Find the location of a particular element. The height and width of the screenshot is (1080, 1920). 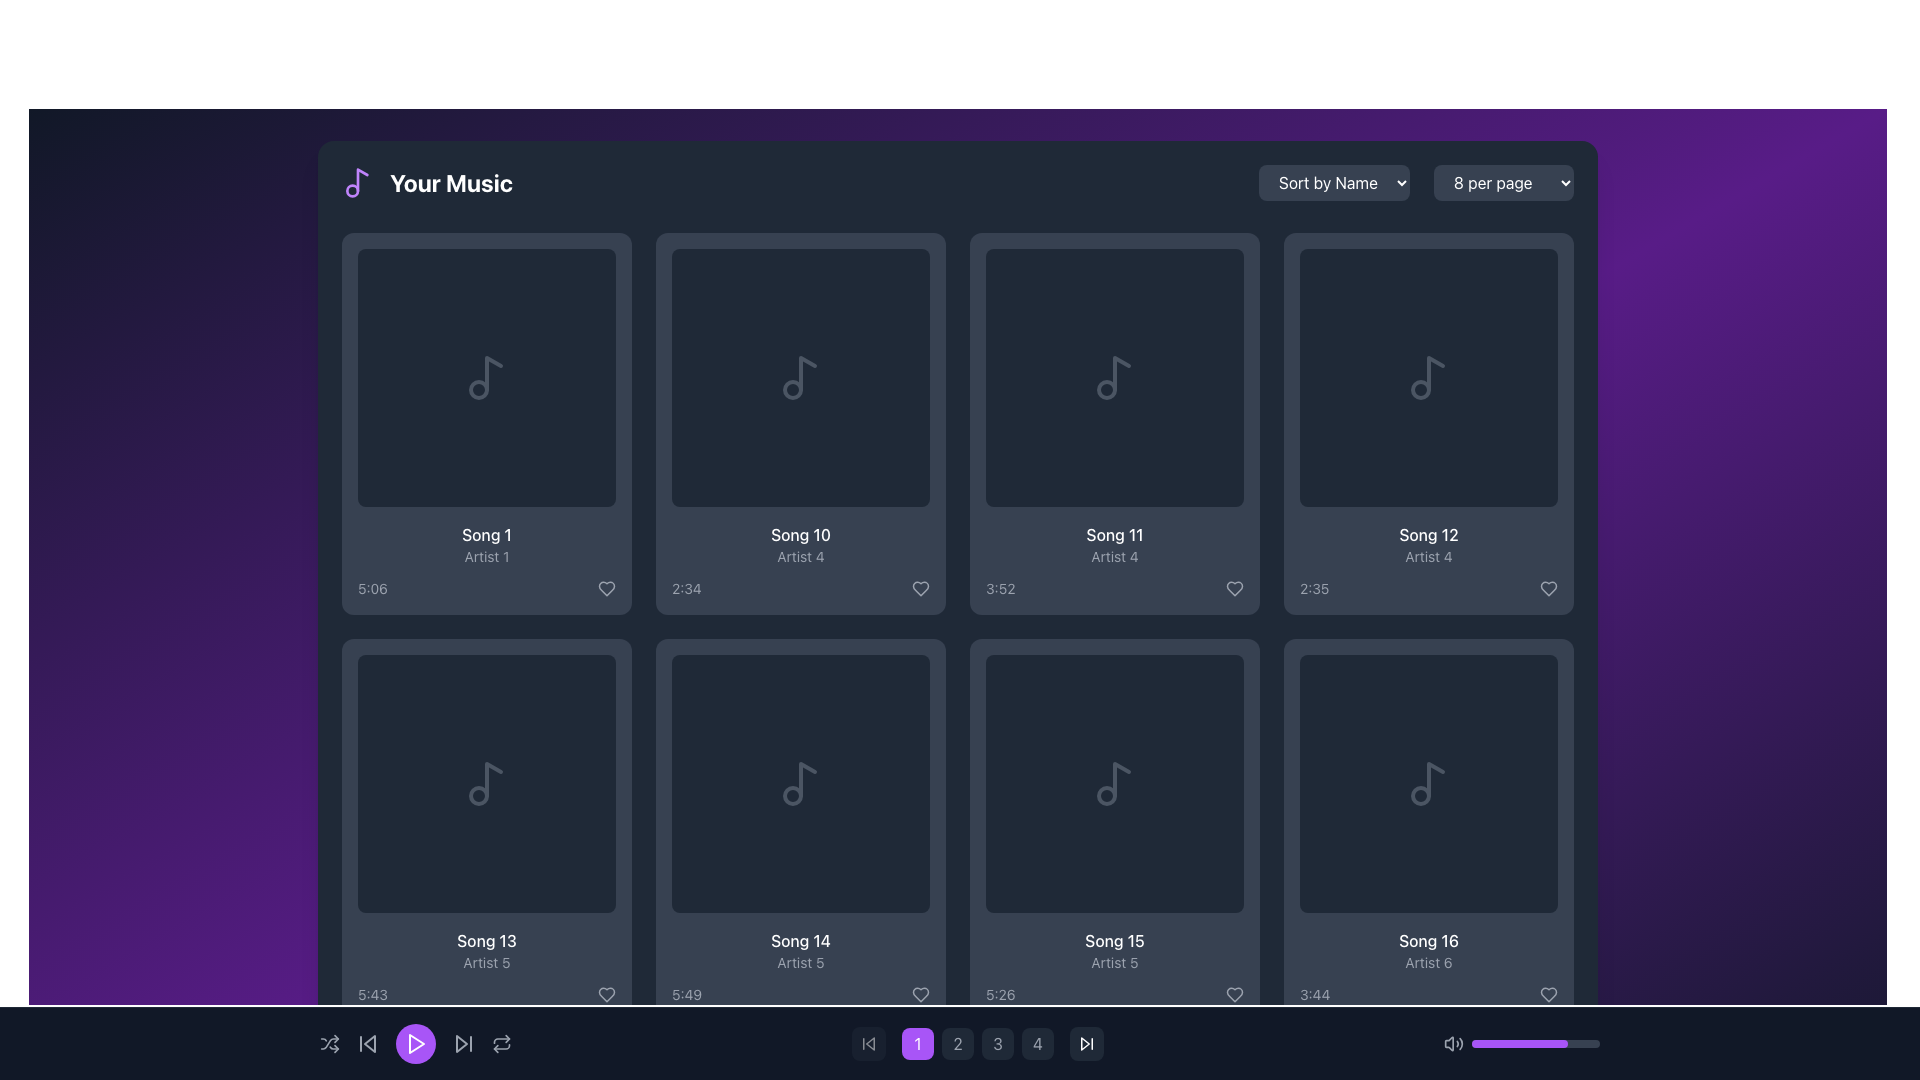

the small circle element within the musical note icon that is centered on the card labeled 'Song 10' with artist 'Artist 4' is located at coordinates (791, 389).